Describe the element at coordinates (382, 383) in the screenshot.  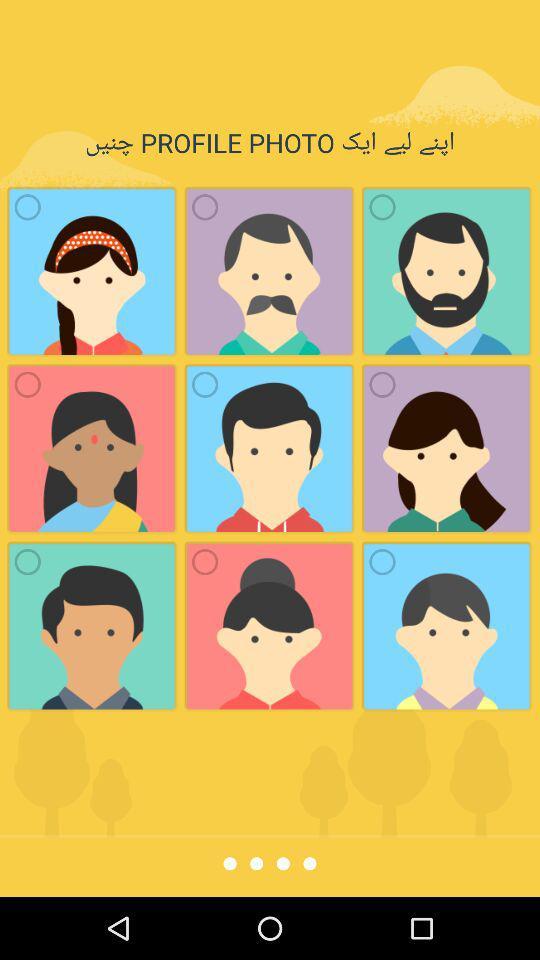
I see `the check box below the third image in first row` at that location.